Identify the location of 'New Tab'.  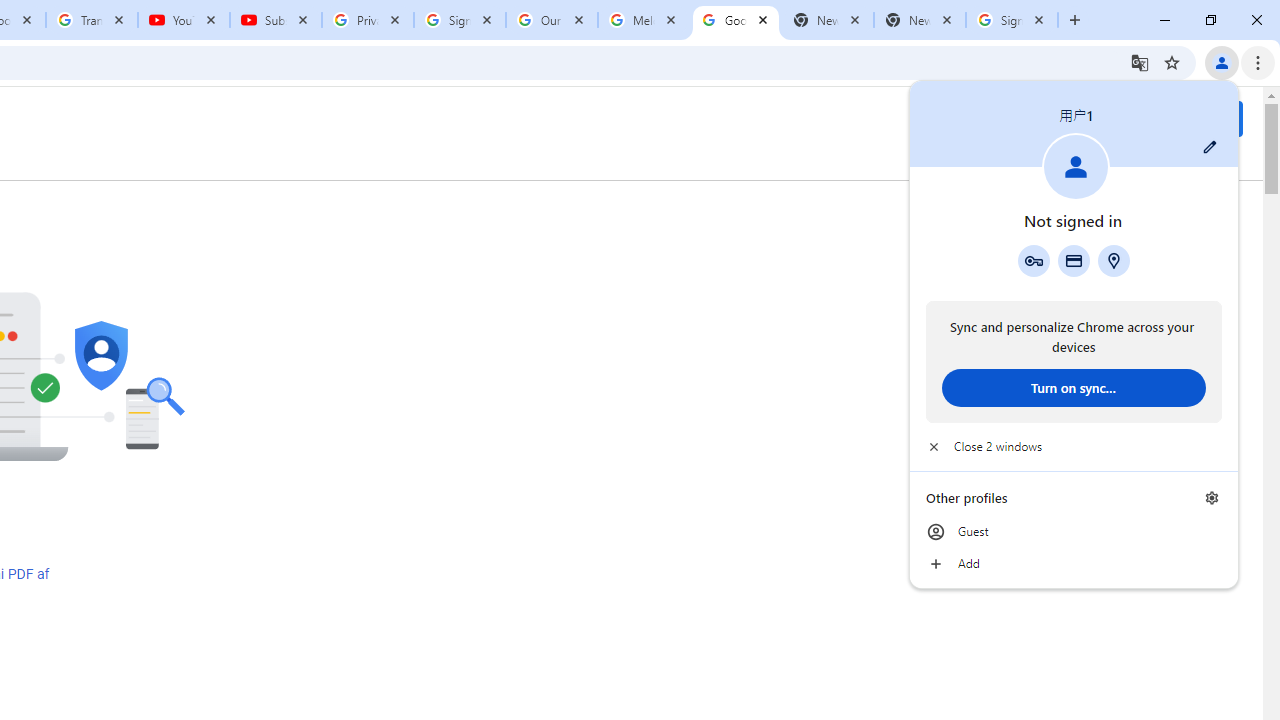
(919, 20).